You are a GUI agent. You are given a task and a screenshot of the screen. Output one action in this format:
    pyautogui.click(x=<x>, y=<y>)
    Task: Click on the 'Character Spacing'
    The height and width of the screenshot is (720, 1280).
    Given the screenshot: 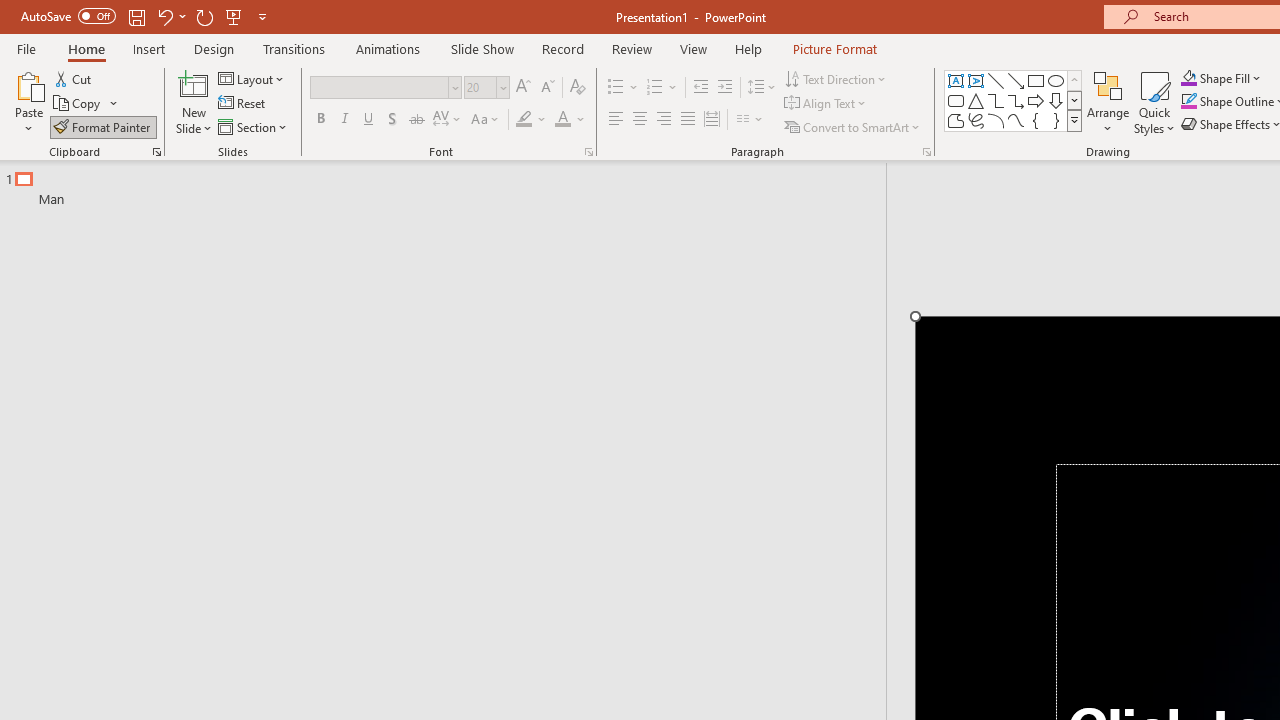 What is the action you would take?
    pyautogui.click(x=447, y=119)
    